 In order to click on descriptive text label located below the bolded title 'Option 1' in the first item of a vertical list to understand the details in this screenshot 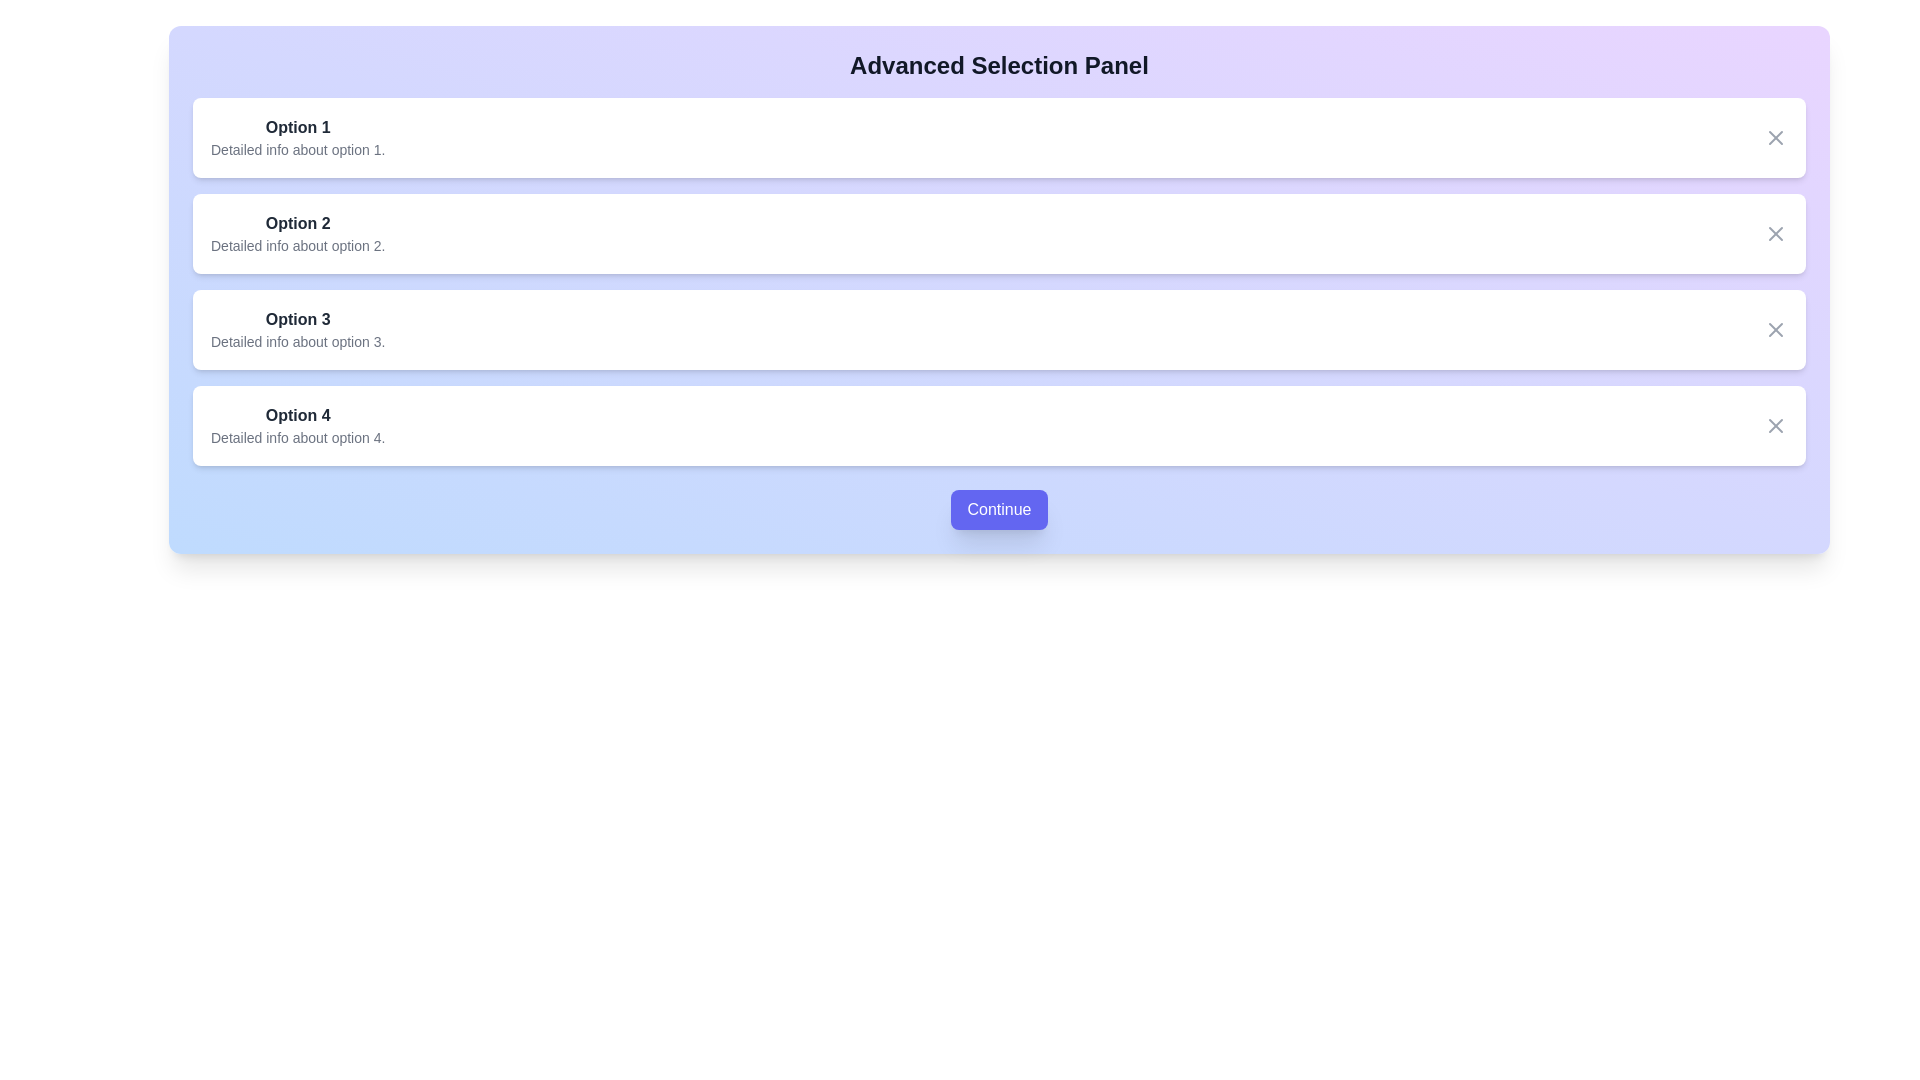, I will do `click(297, 149)`.